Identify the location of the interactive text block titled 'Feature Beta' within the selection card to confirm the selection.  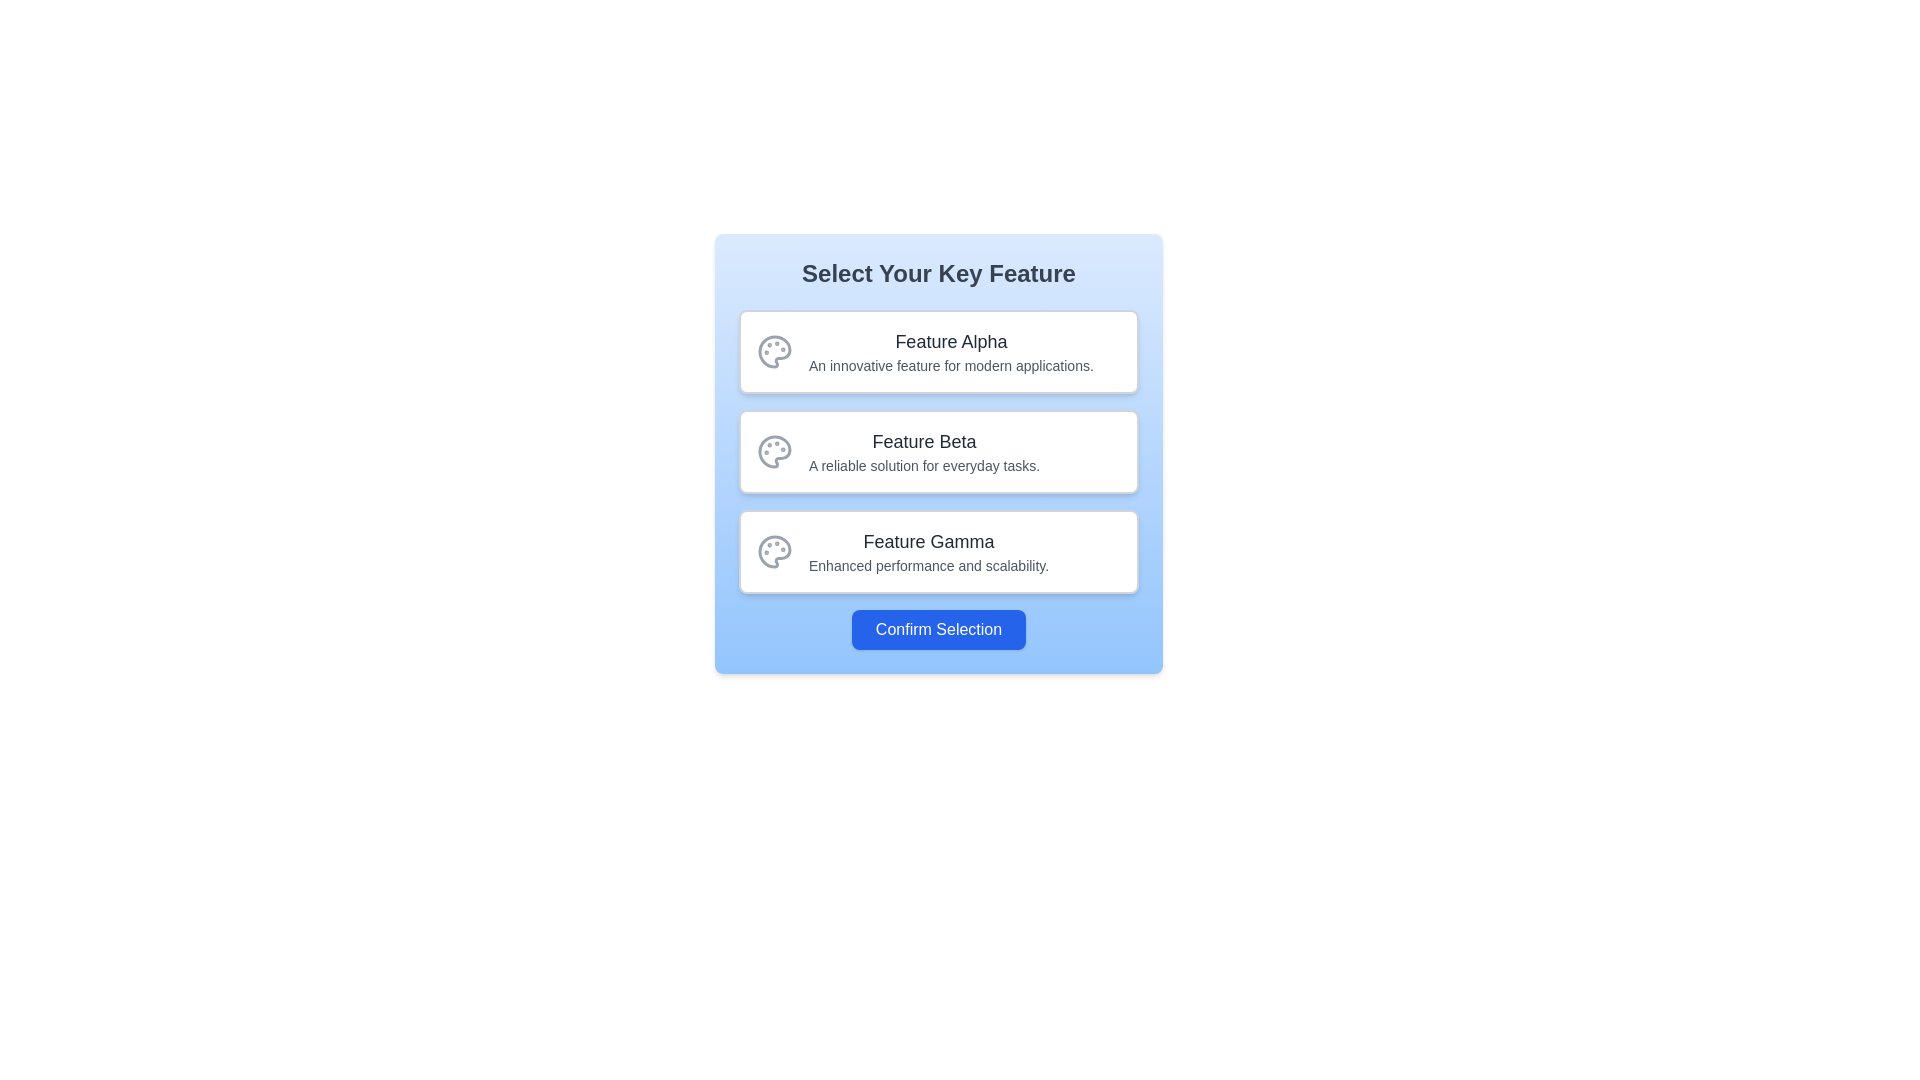
(923, 451).